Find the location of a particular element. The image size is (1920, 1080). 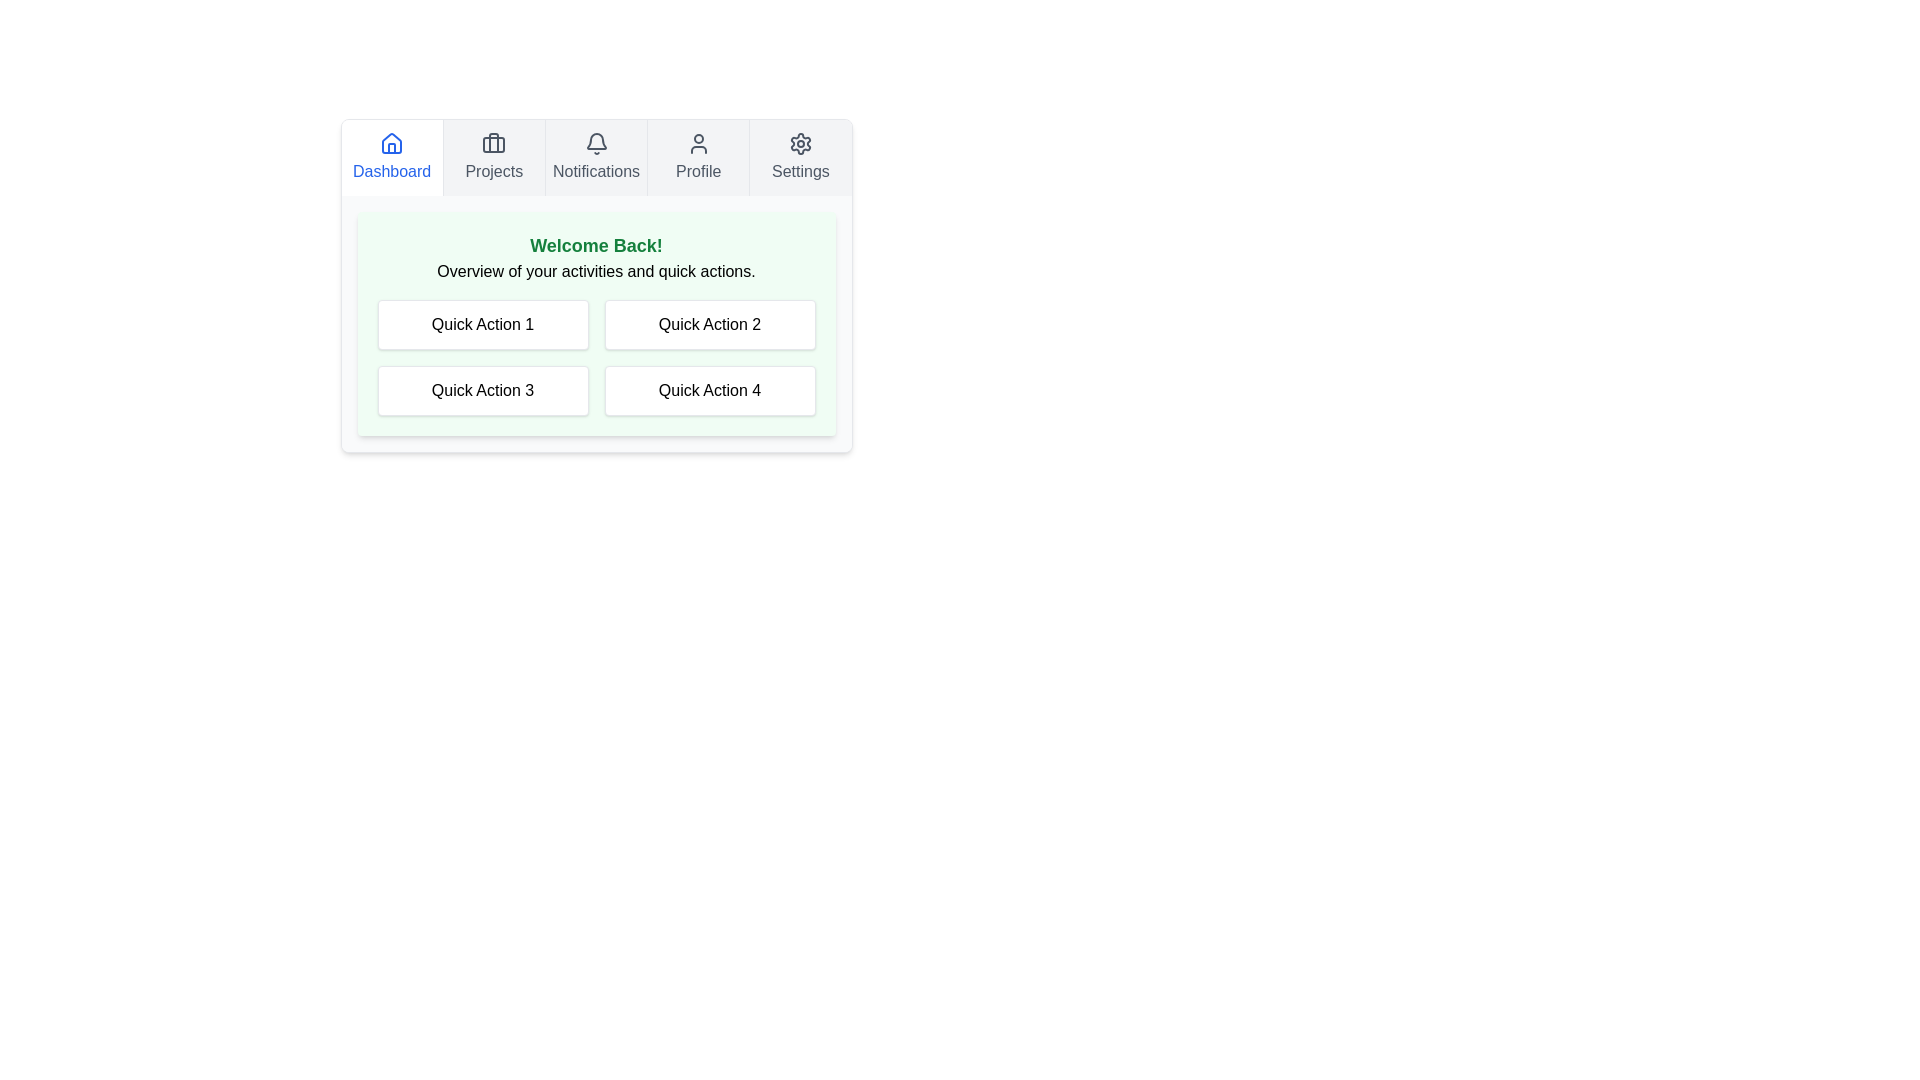

the button labeled 'Quick Action 3' located in the bottom-left cell of the 2x2 grid under the heading 'Overview of your activities and quick actions' is located at coordinates (483, 390).